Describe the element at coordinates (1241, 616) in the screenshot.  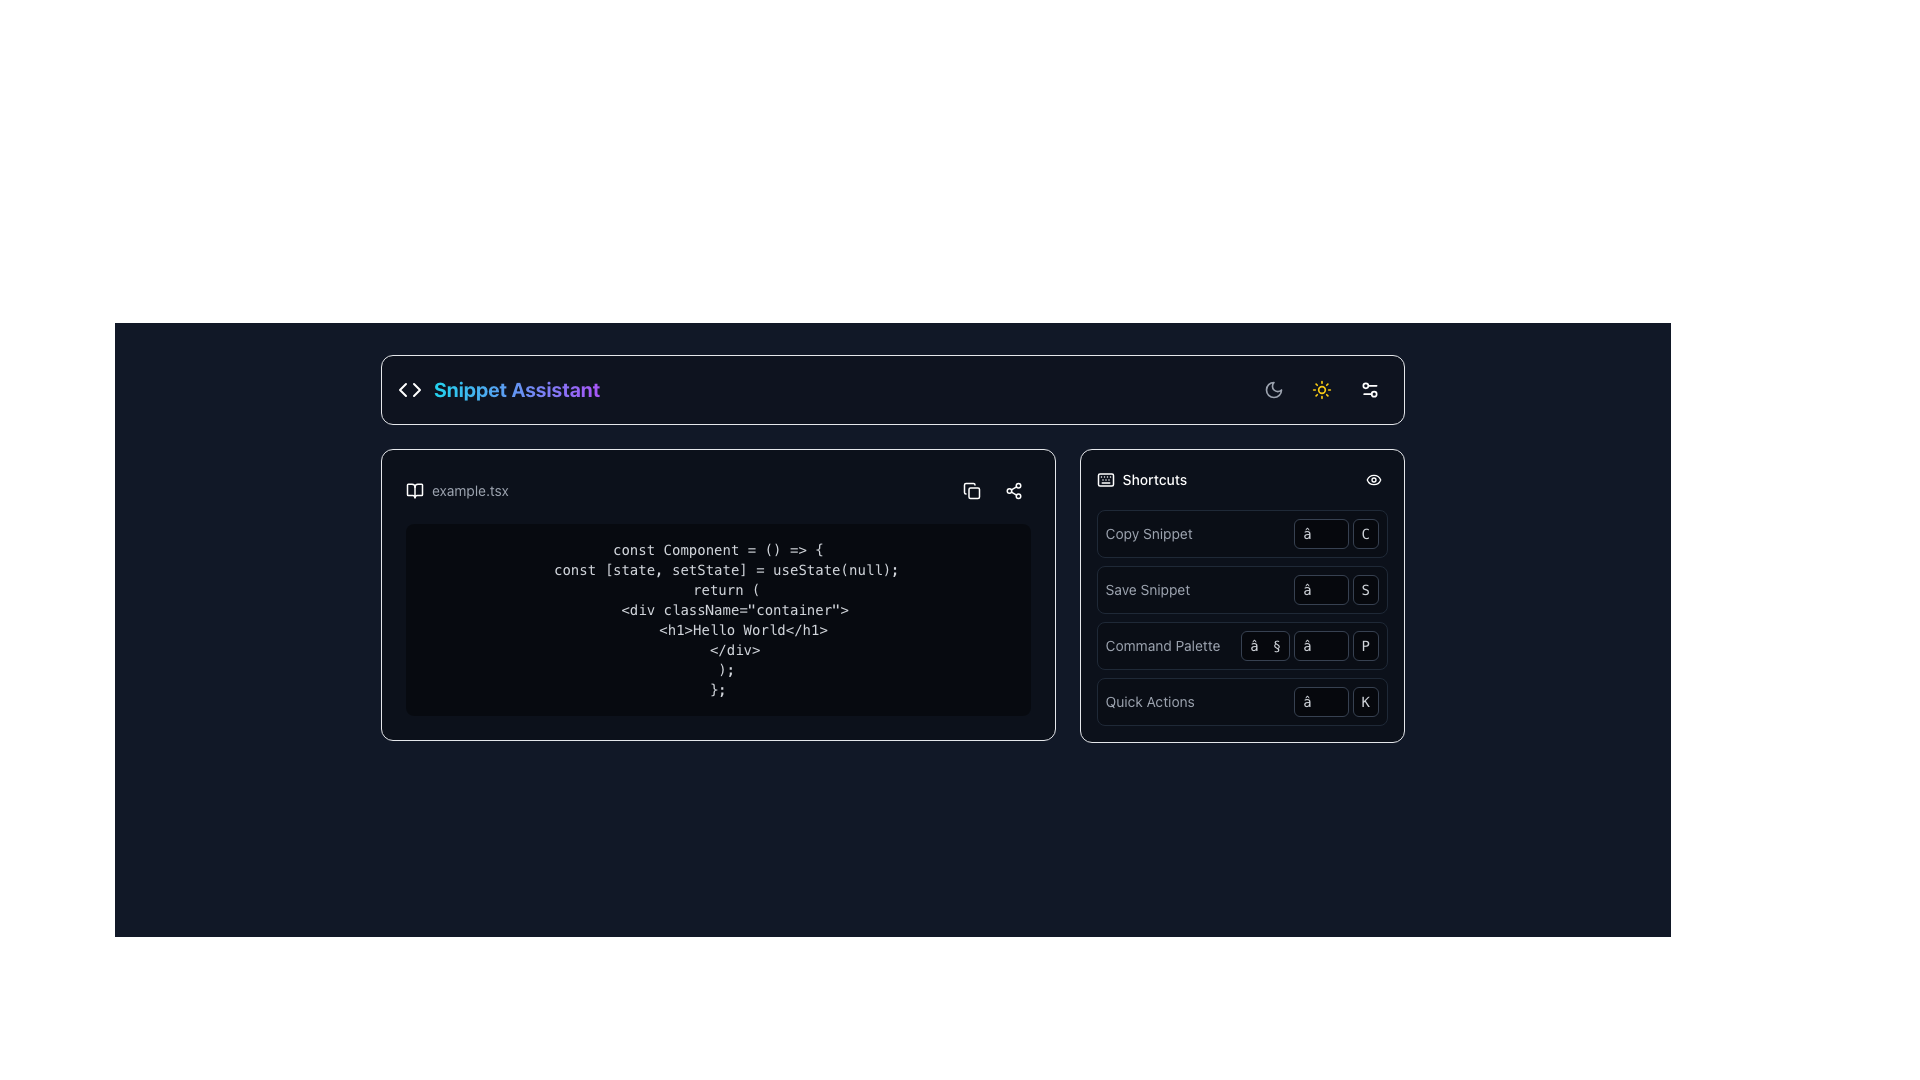
I see `the details of the third shortcut row in the Shortcuts section, which is styled with a dark background and rounded corners` at that location.